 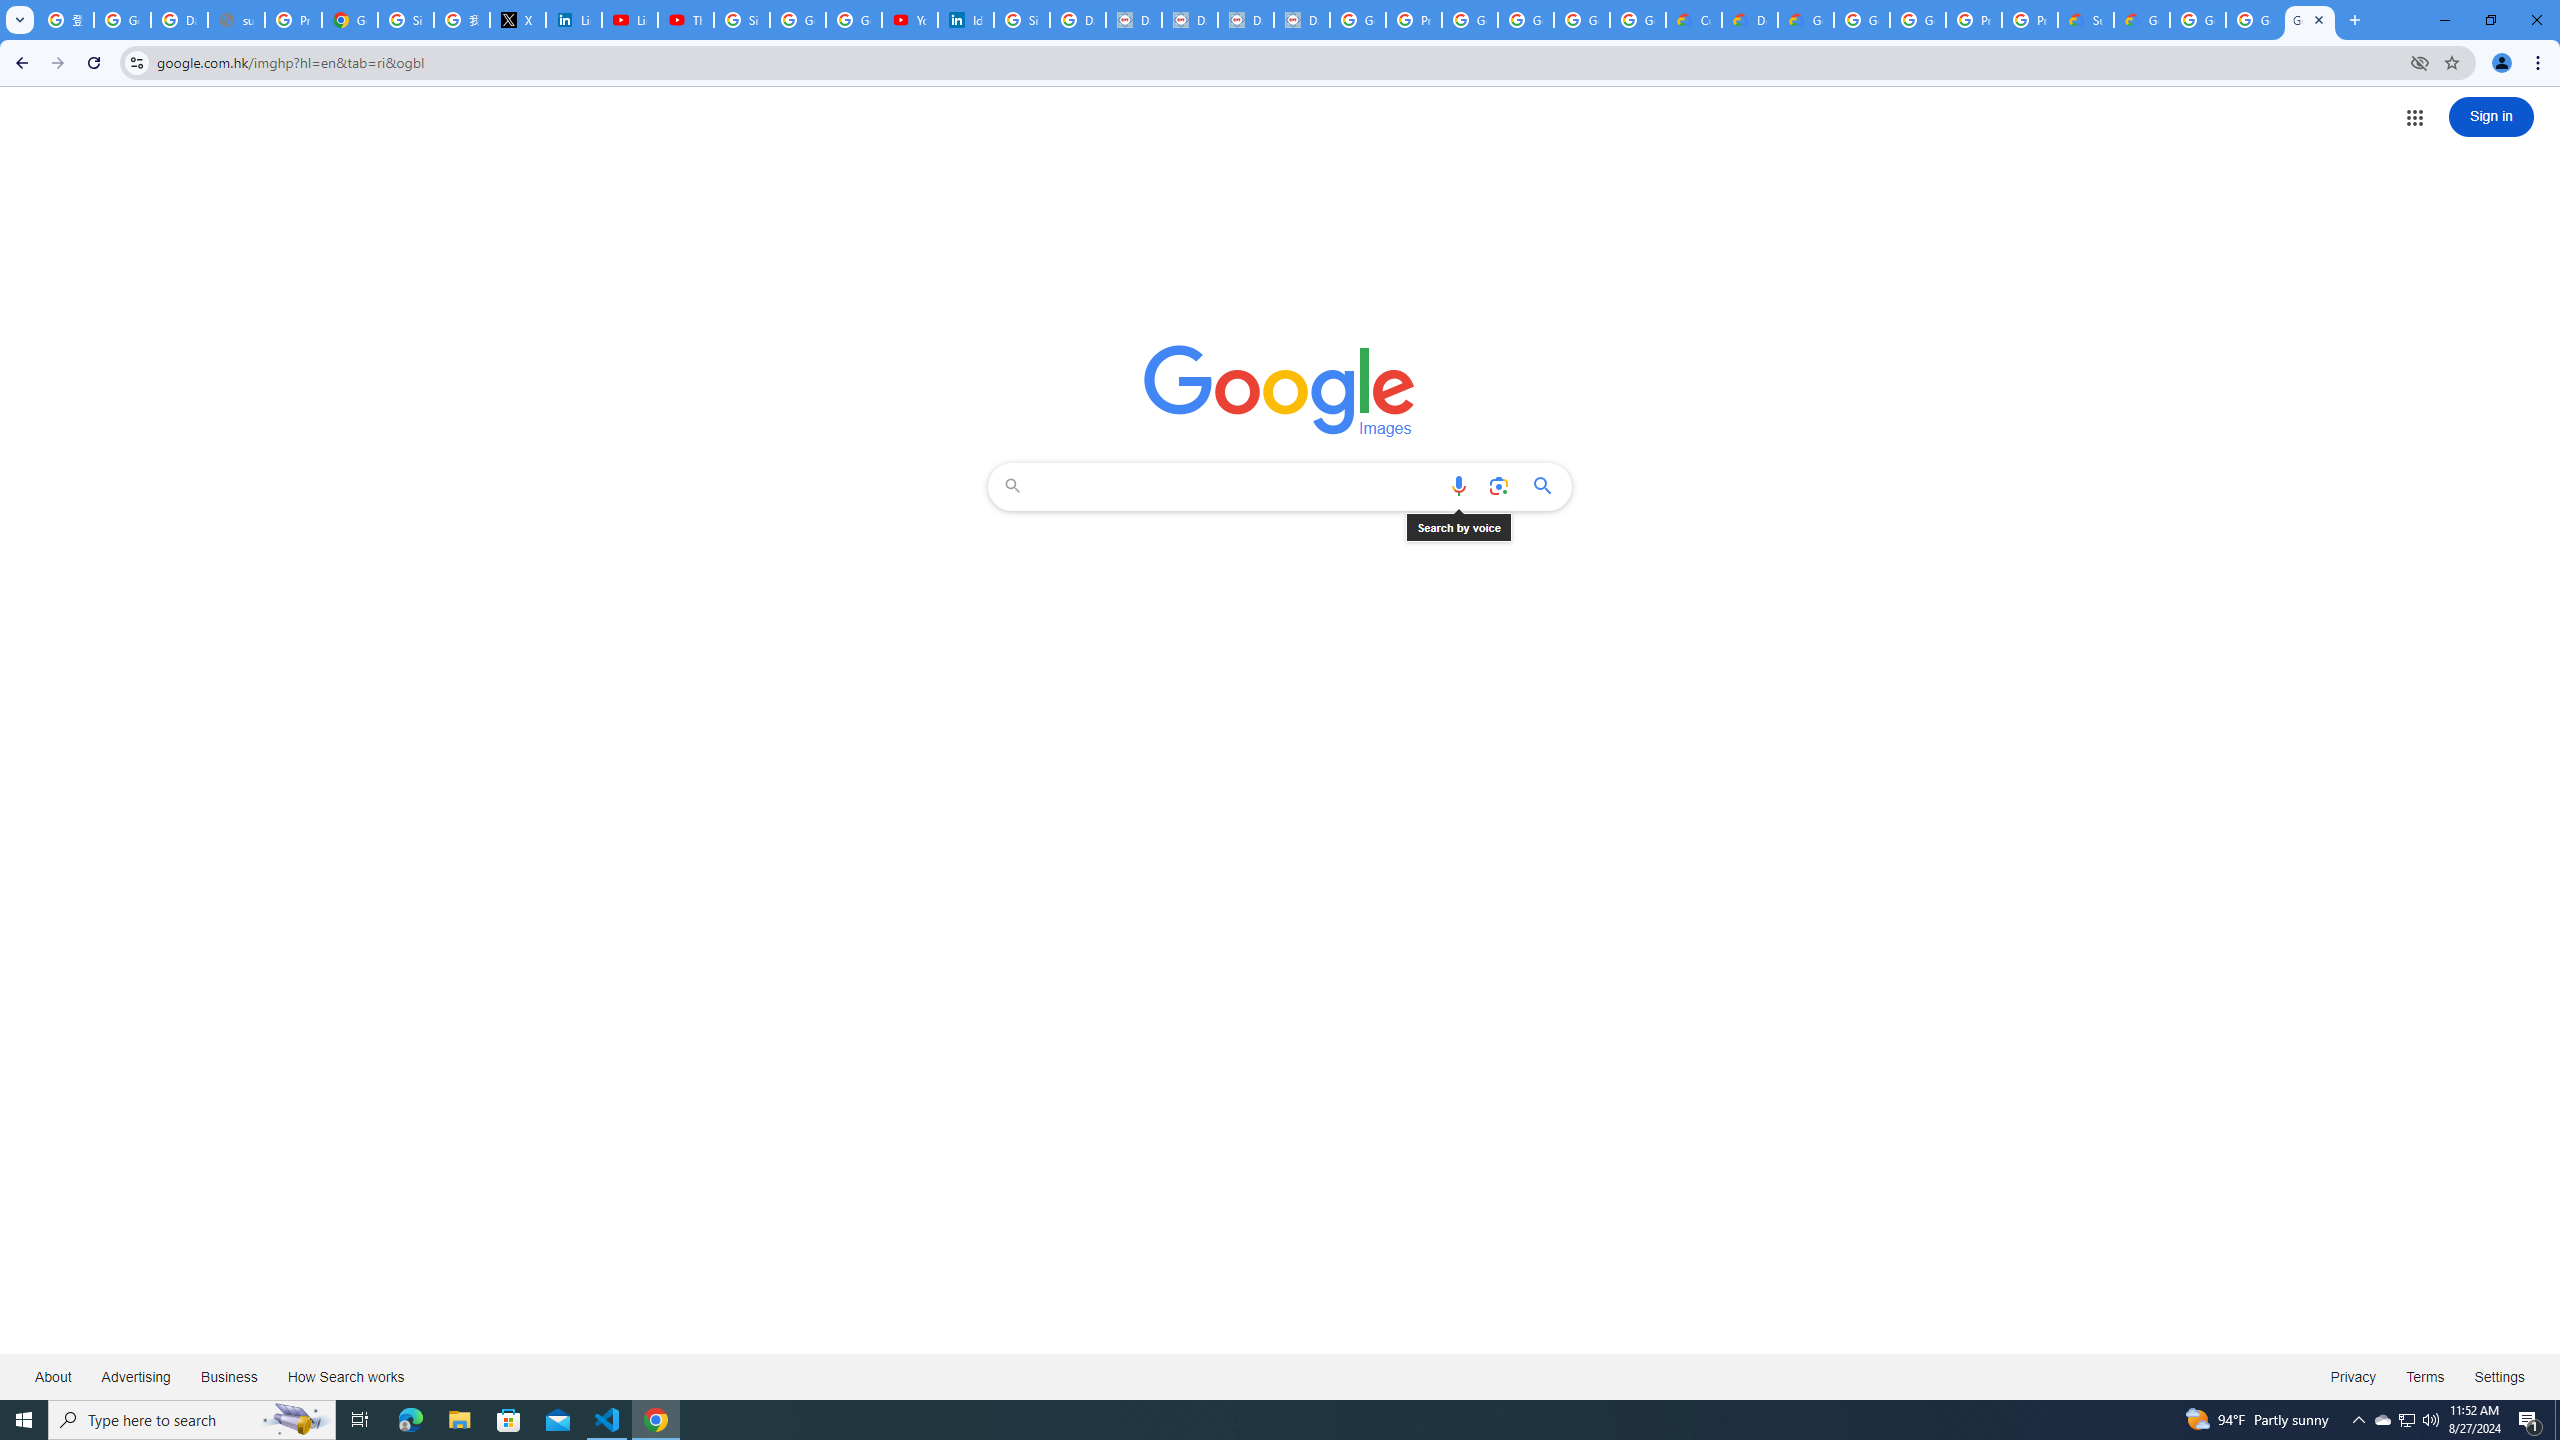 What do you see at coordinates (1636, 19) in the screenshot?
I see `'Google Workspace - Specific Terms'` at bounding box center [1636, 19].